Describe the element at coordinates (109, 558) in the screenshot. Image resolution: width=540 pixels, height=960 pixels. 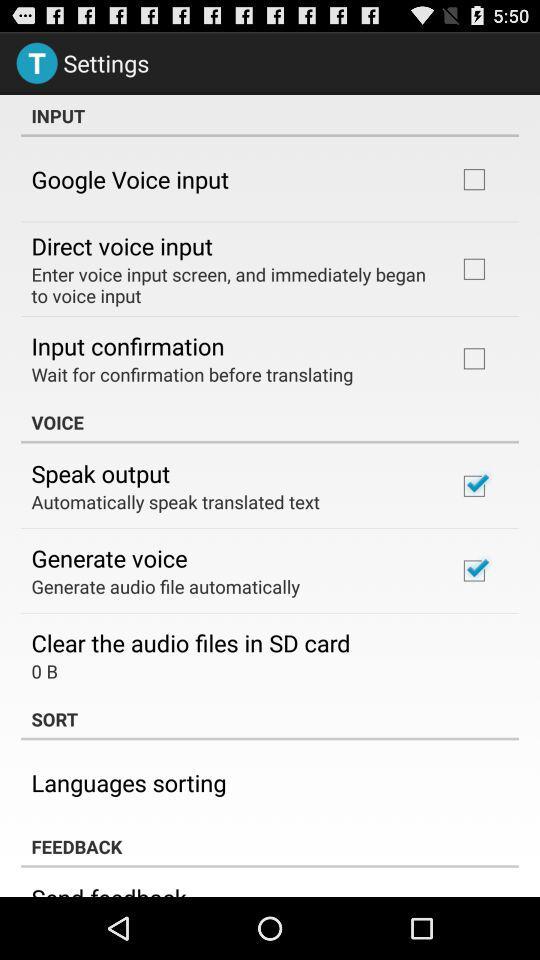
I see `icon above generate audio file` at that location.